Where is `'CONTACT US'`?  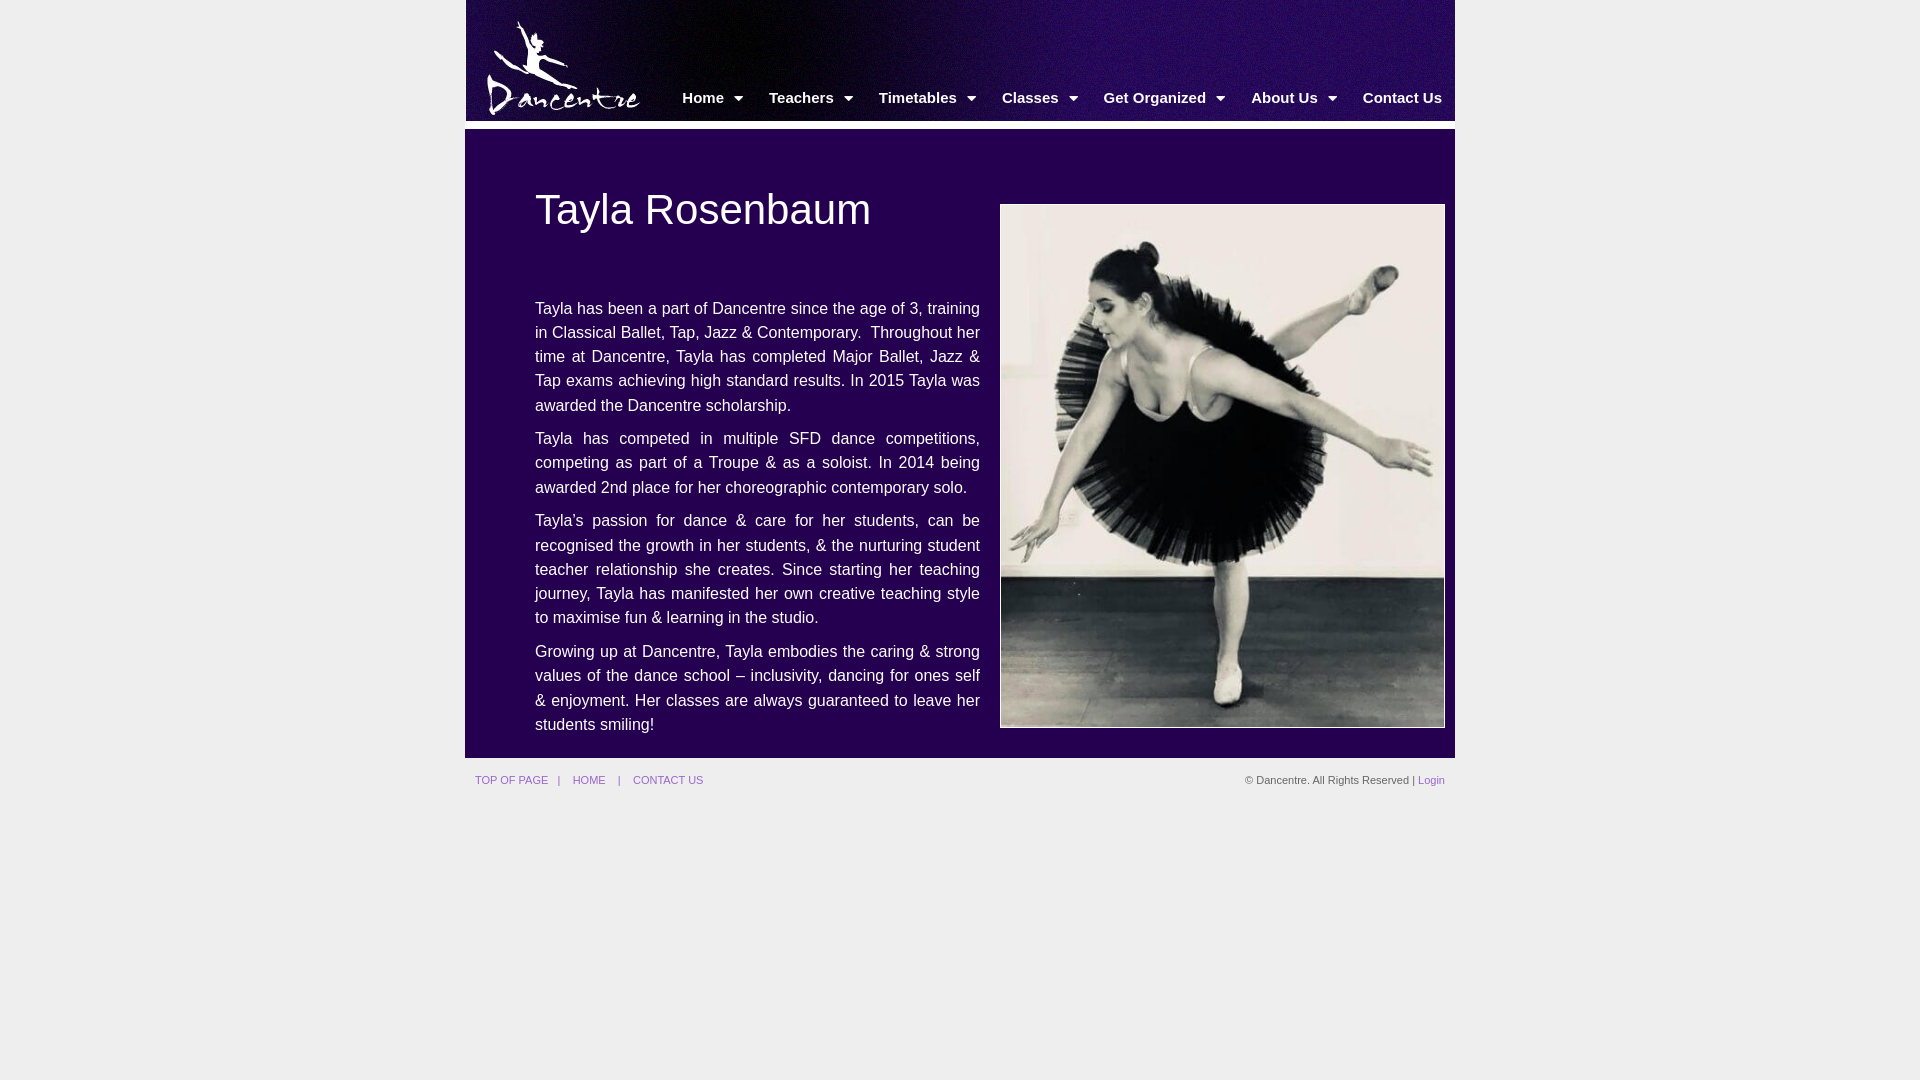 'CONTACT US' is located at coordinates (668, 778).